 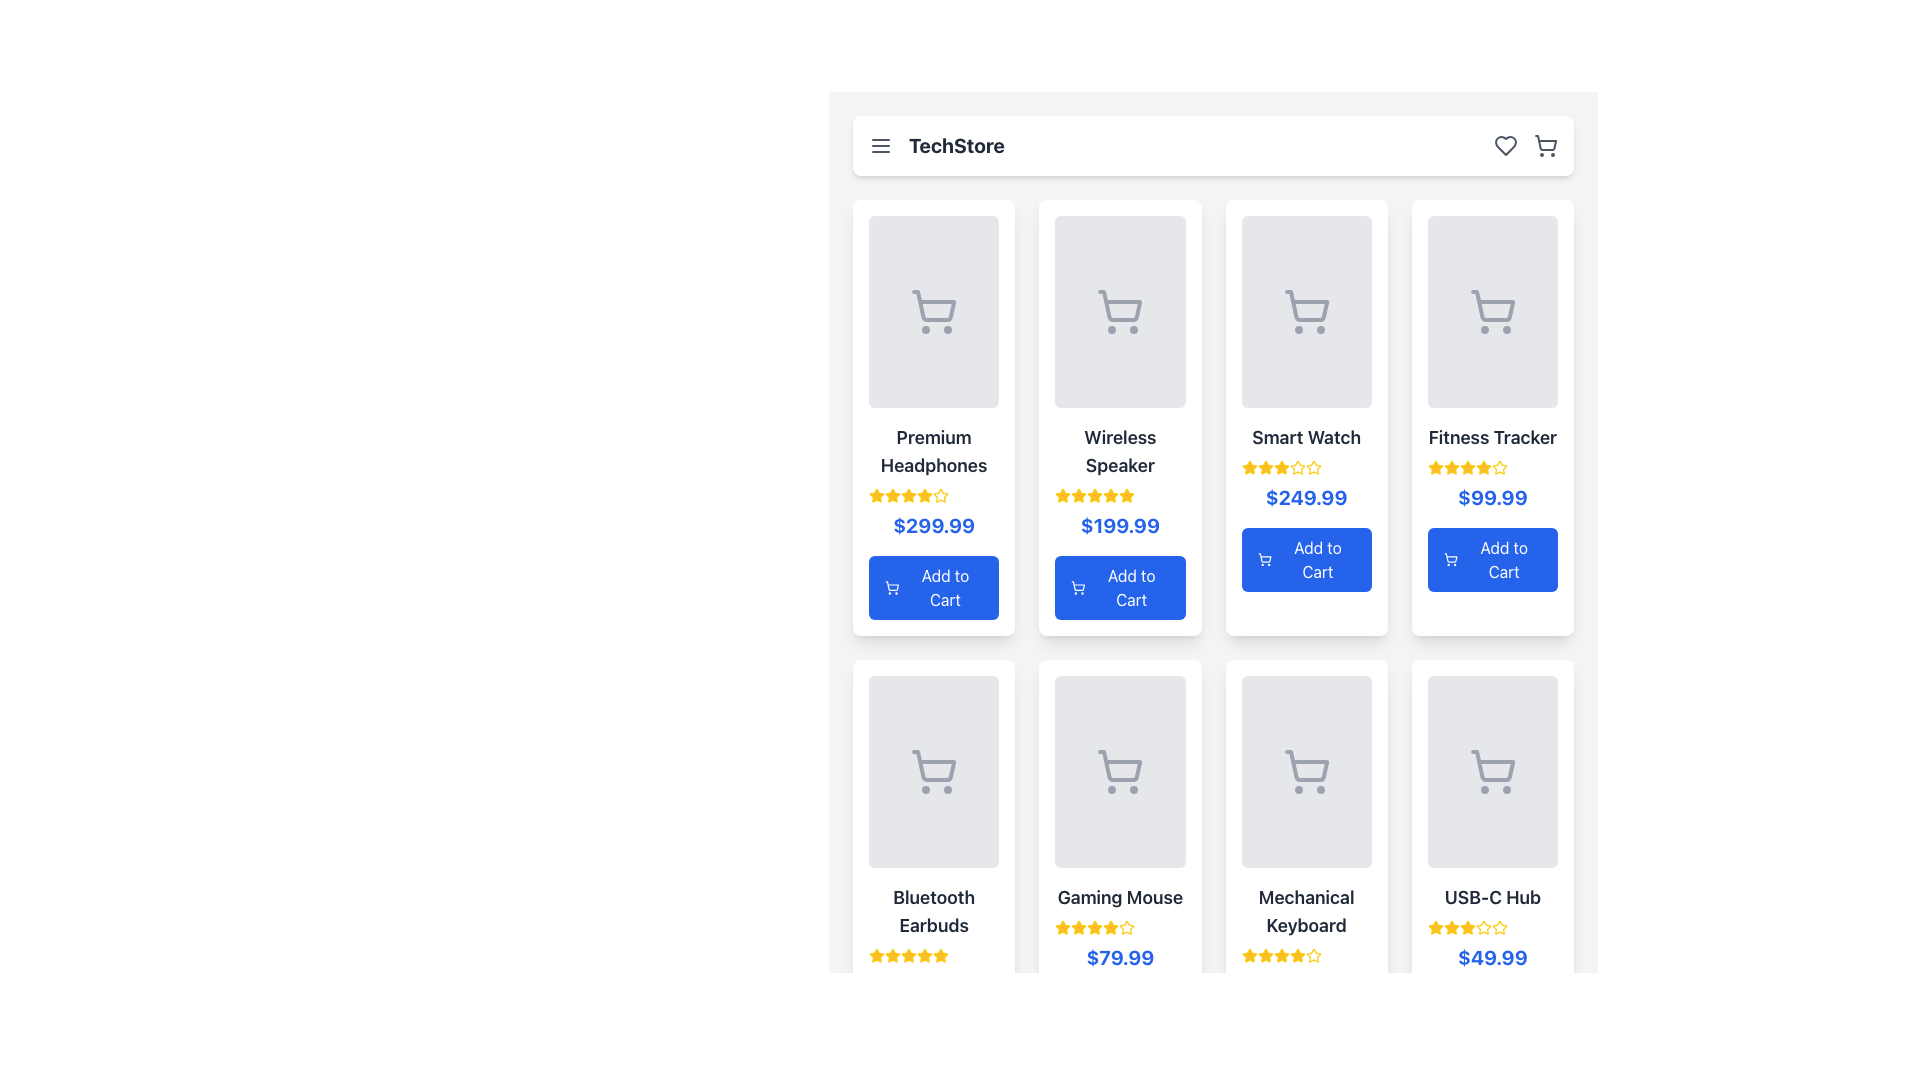 What do you see at coordinates (1467, 927) in the screenshot?
I see `the Rating star icon representing user feedback for the 'USB-C Hub' product, located in the bottom-right corner of the grid` at bounding box center [1467, 927].